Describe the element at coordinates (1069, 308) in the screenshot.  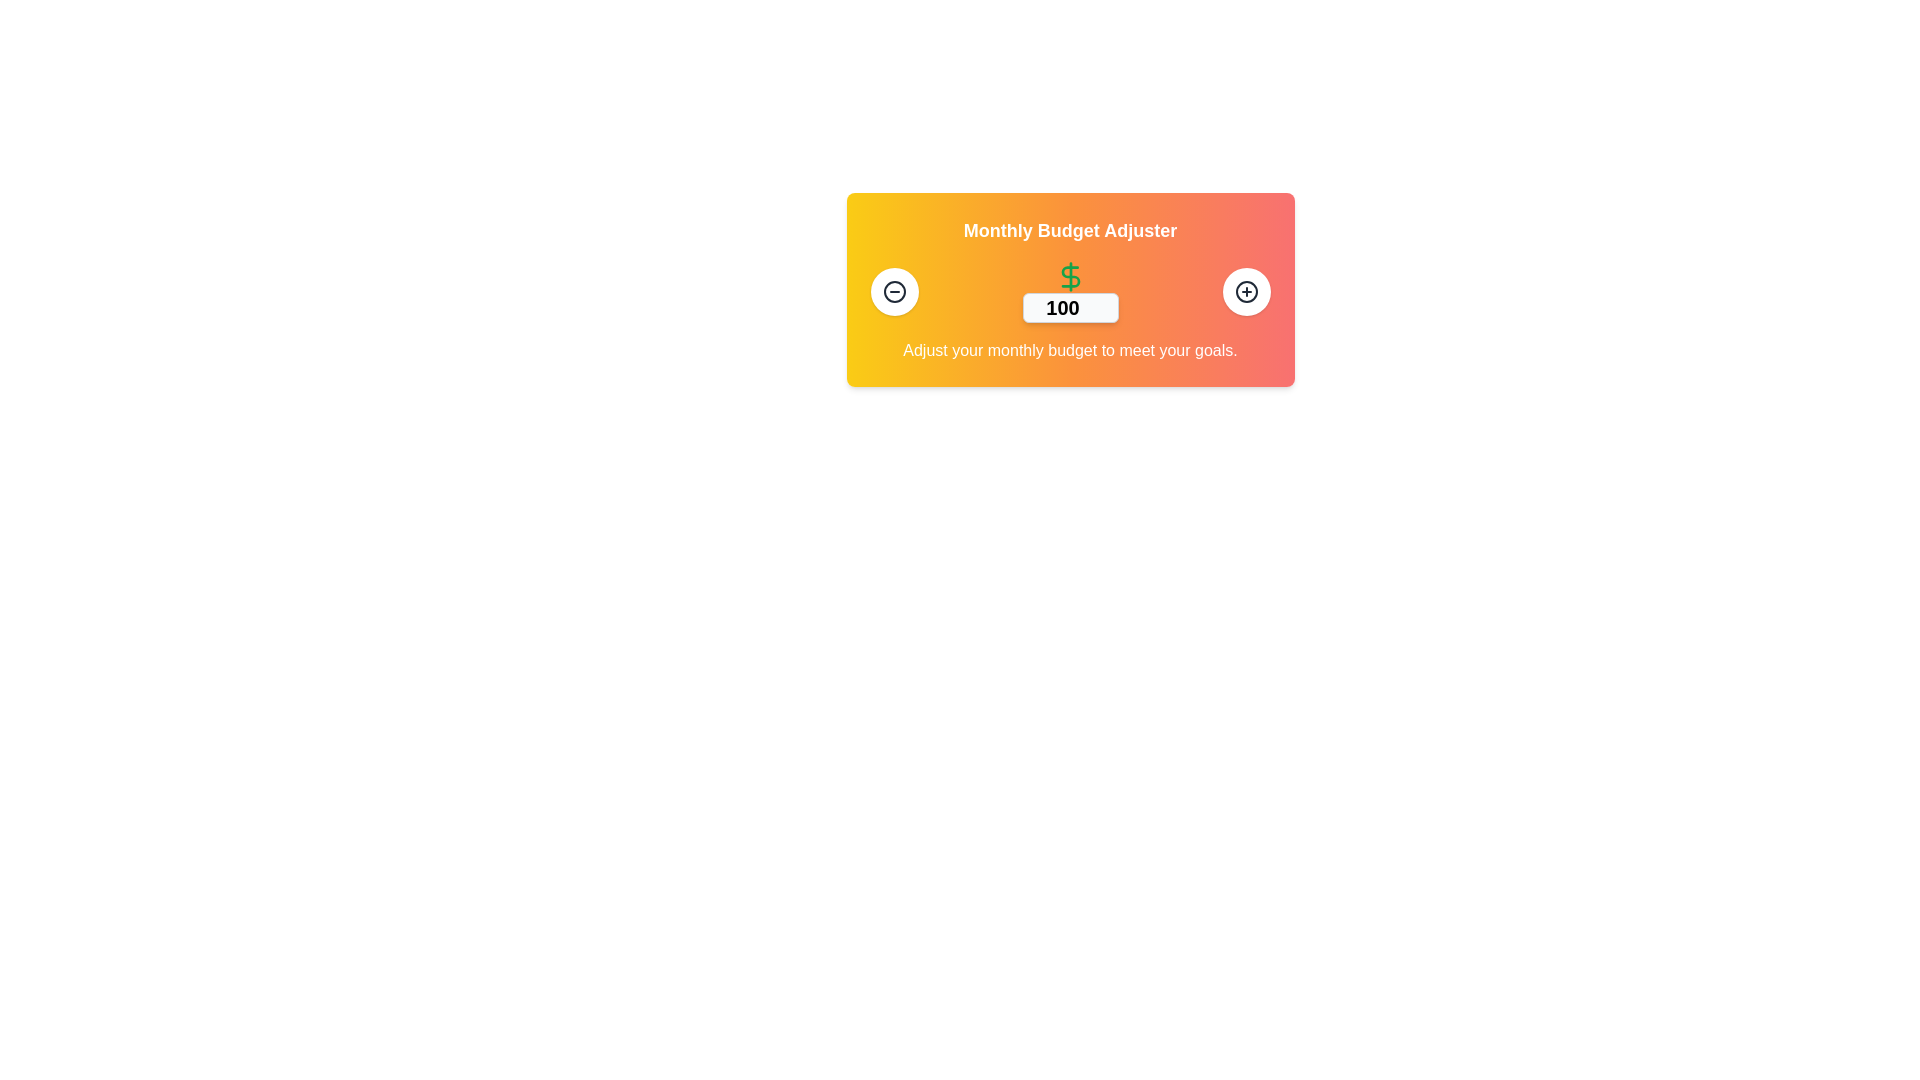
I see `the text input field for entering a monthly budget amount, which is centered below a green dollar symbol and flanked by minus and plus buttons` at that location.